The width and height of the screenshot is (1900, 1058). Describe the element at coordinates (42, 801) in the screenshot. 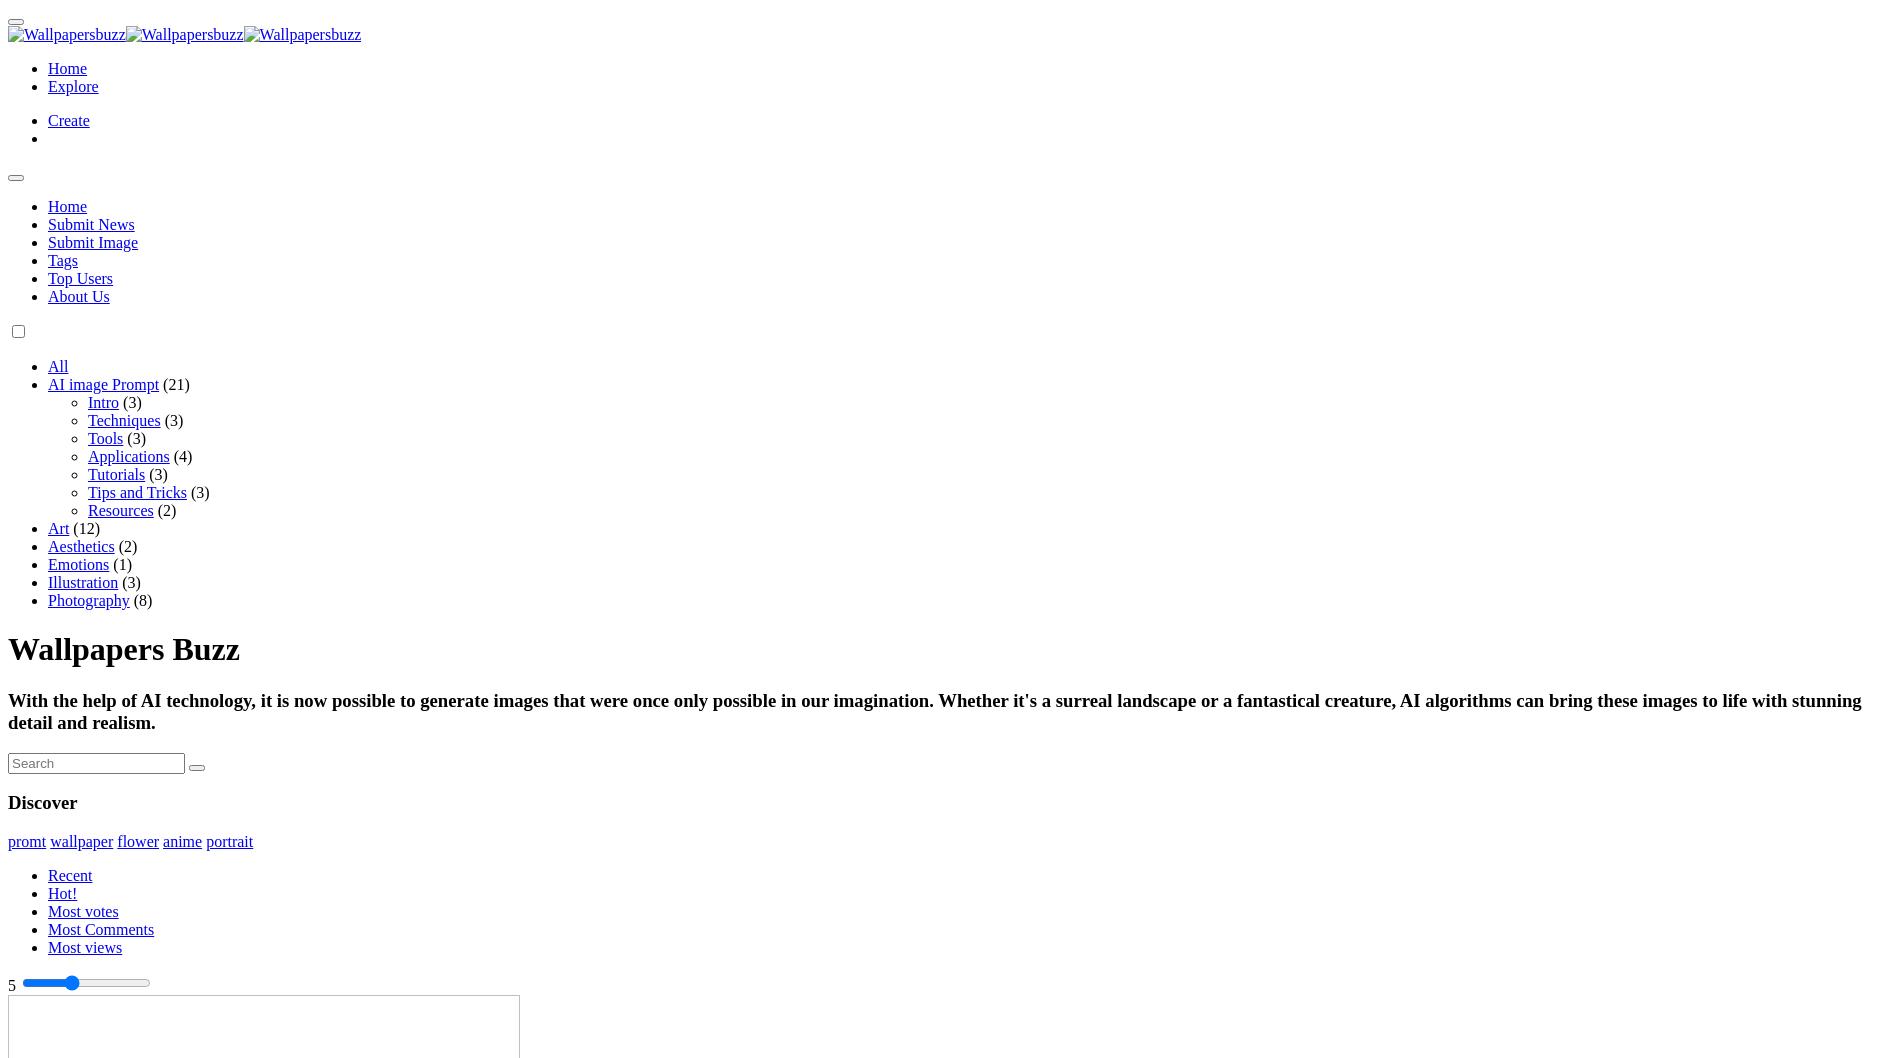

I see `'Discover'` at that location.